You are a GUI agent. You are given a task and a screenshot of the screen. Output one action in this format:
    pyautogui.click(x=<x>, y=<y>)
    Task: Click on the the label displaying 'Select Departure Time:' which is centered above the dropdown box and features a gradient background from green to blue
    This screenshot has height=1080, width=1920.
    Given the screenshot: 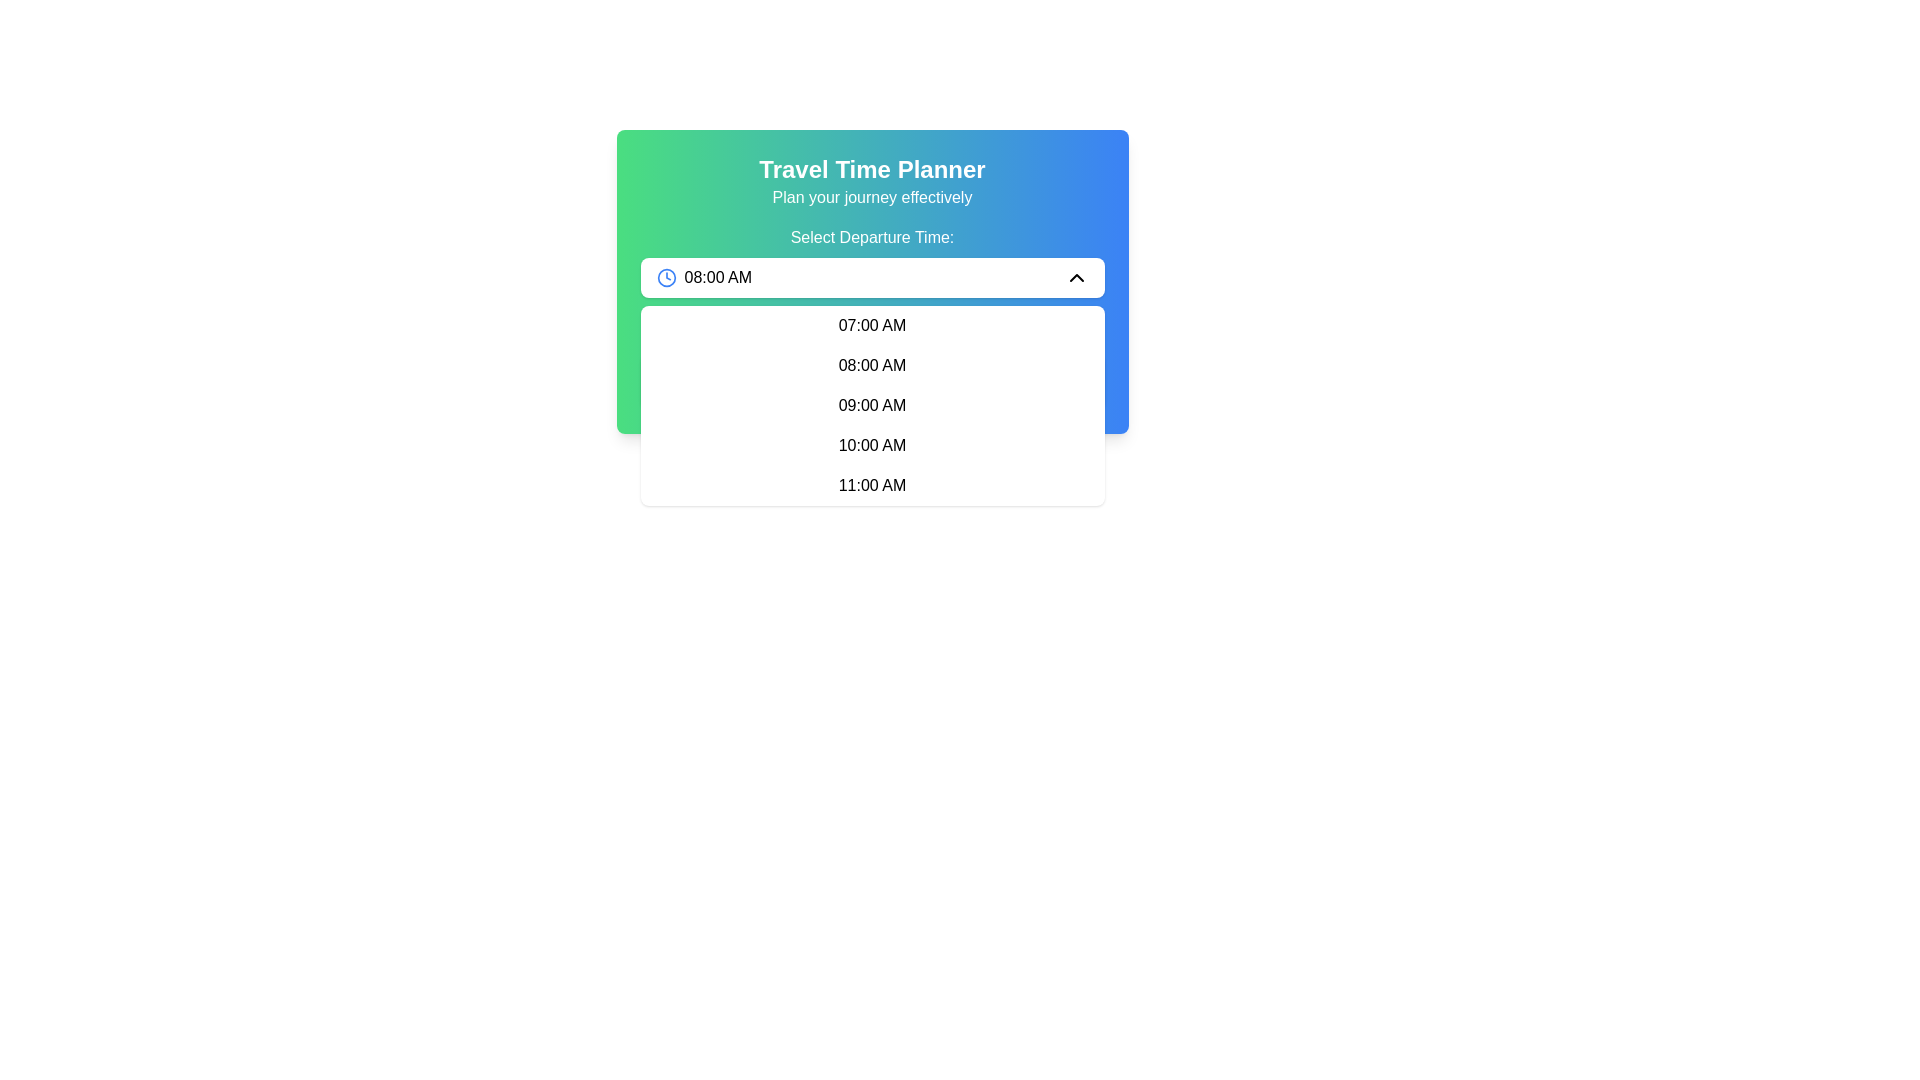 What is the action you would take?
    pyautogui.click(x=872, y=237)
    